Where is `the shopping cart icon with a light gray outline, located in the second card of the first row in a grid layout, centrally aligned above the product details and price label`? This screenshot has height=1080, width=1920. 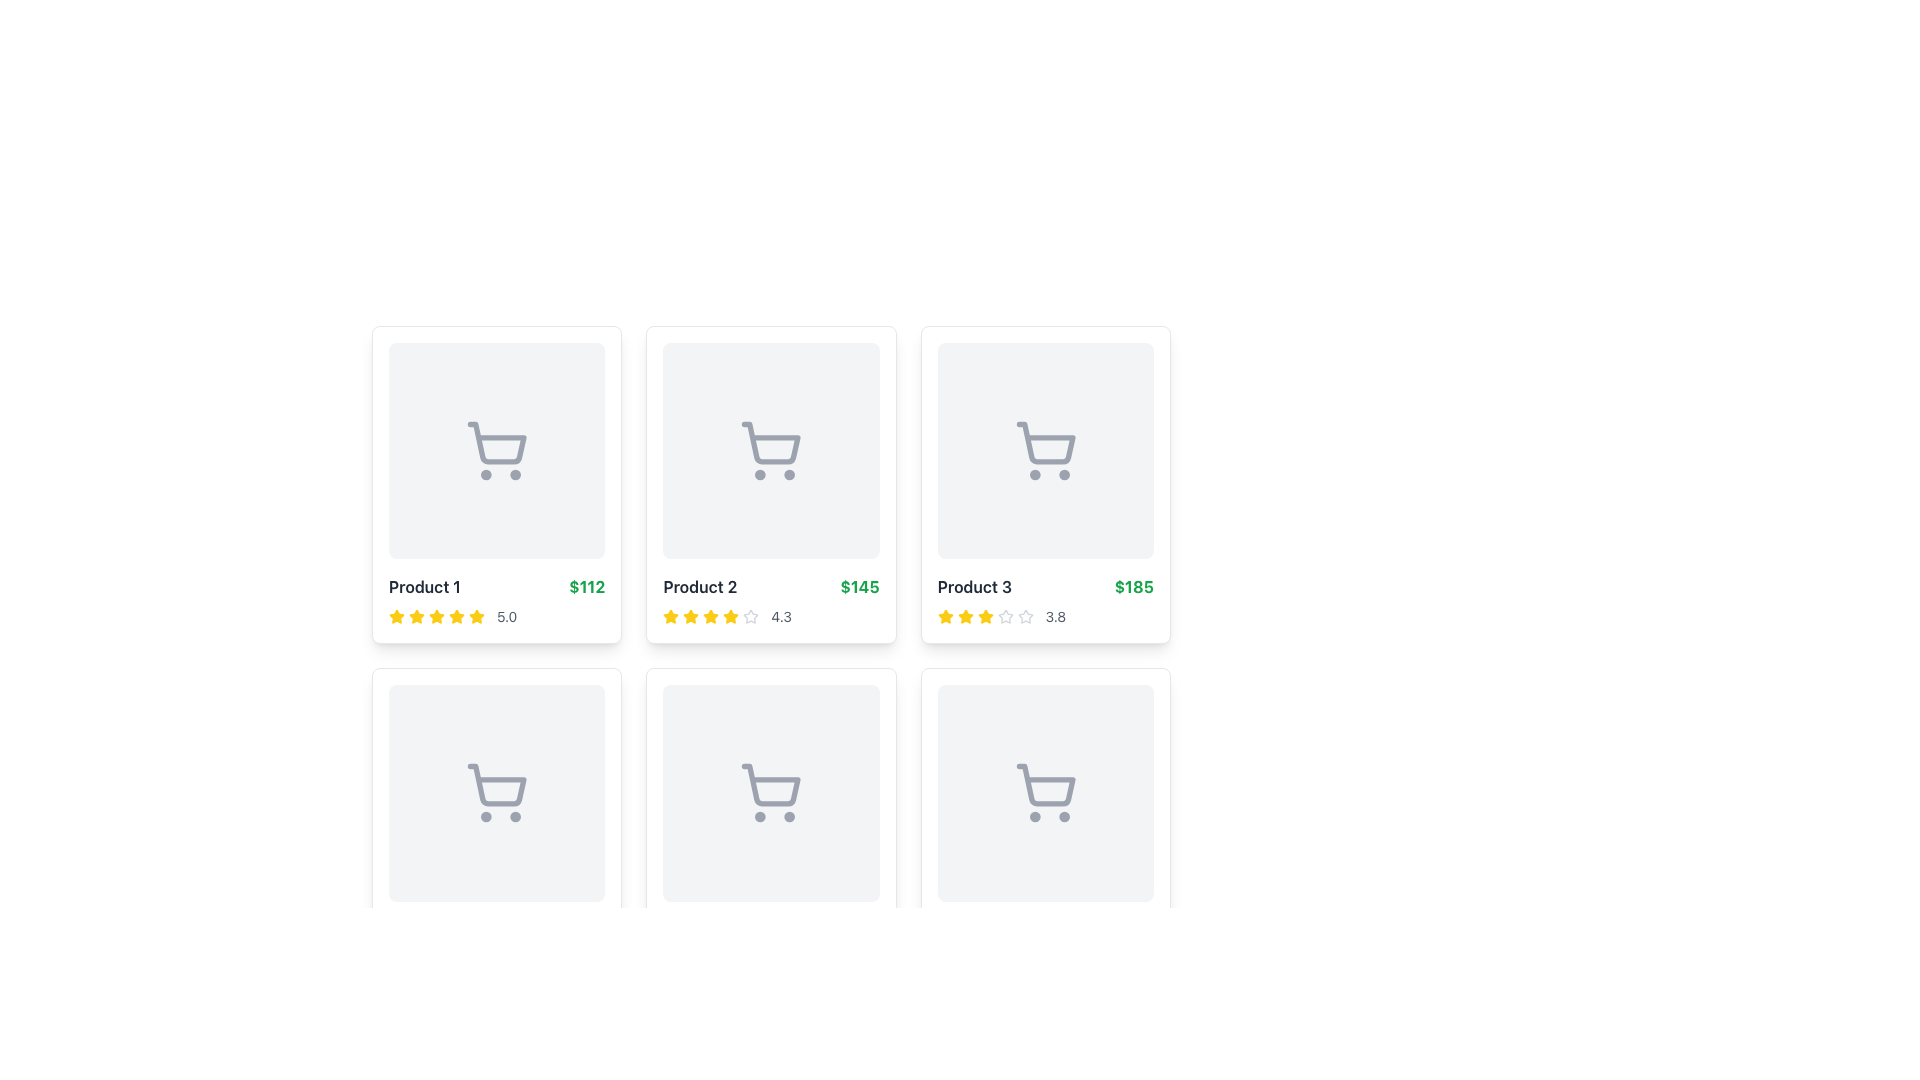
the shopping cart icon with a light gray outline, located in the second card of the first row in a grid layout, centrally aligned above the product details and price label is located at coordinates (770, 451).